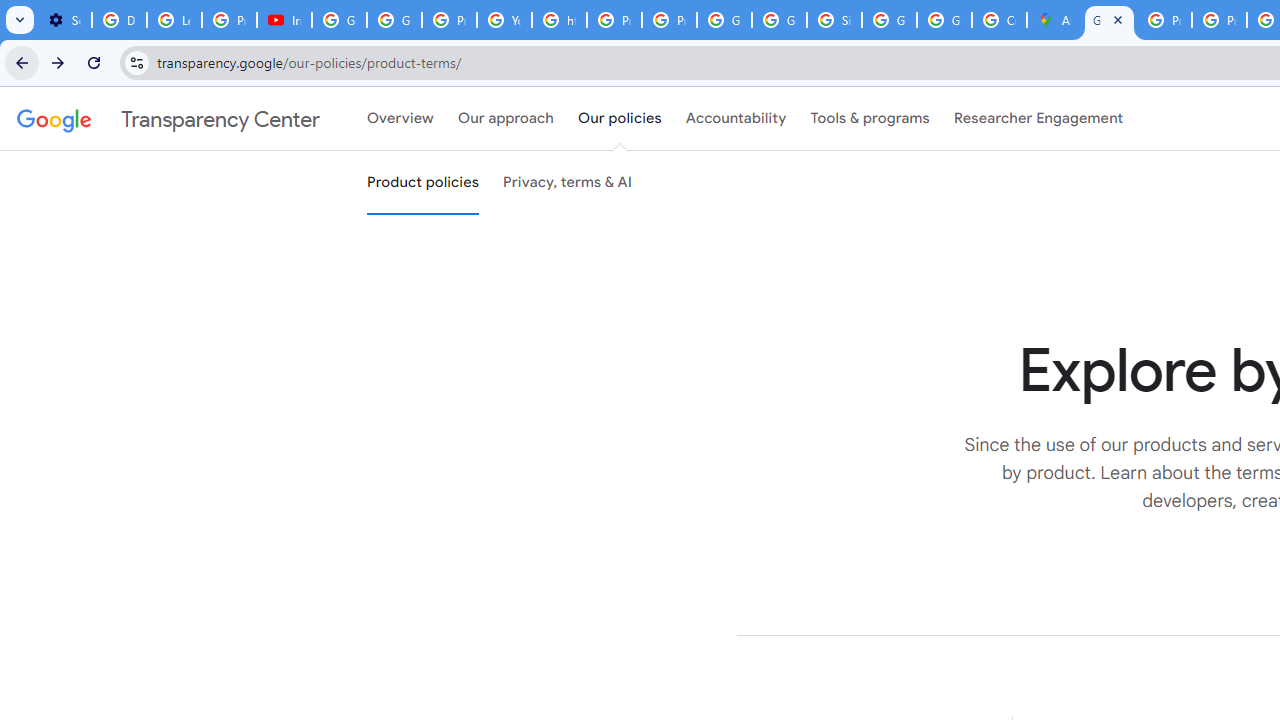 This screenshot has width=1280, height=720. Describe the element at coordinates (833, 20) in the screenshot. I see `'Sign in - Google Accounts'` at that location.